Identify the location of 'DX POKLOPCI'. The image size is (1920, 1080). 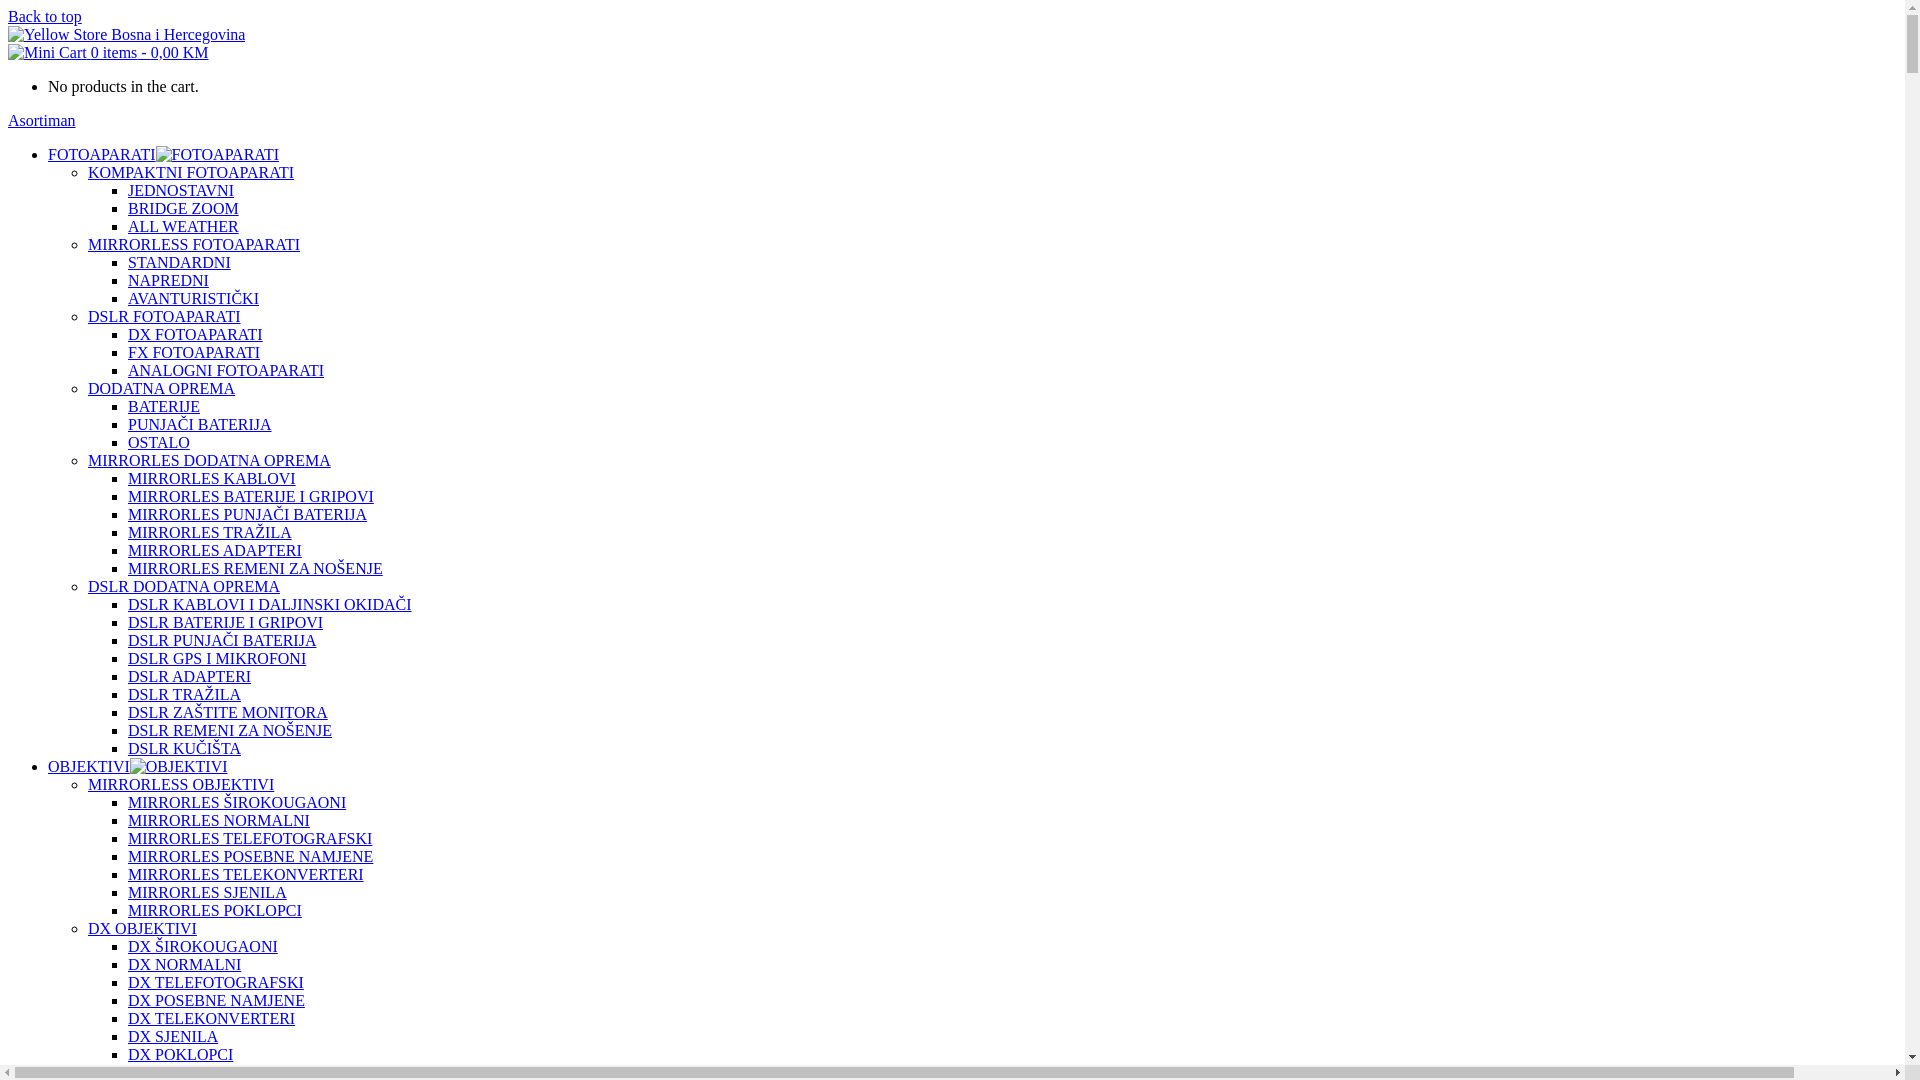
(180, 1053).